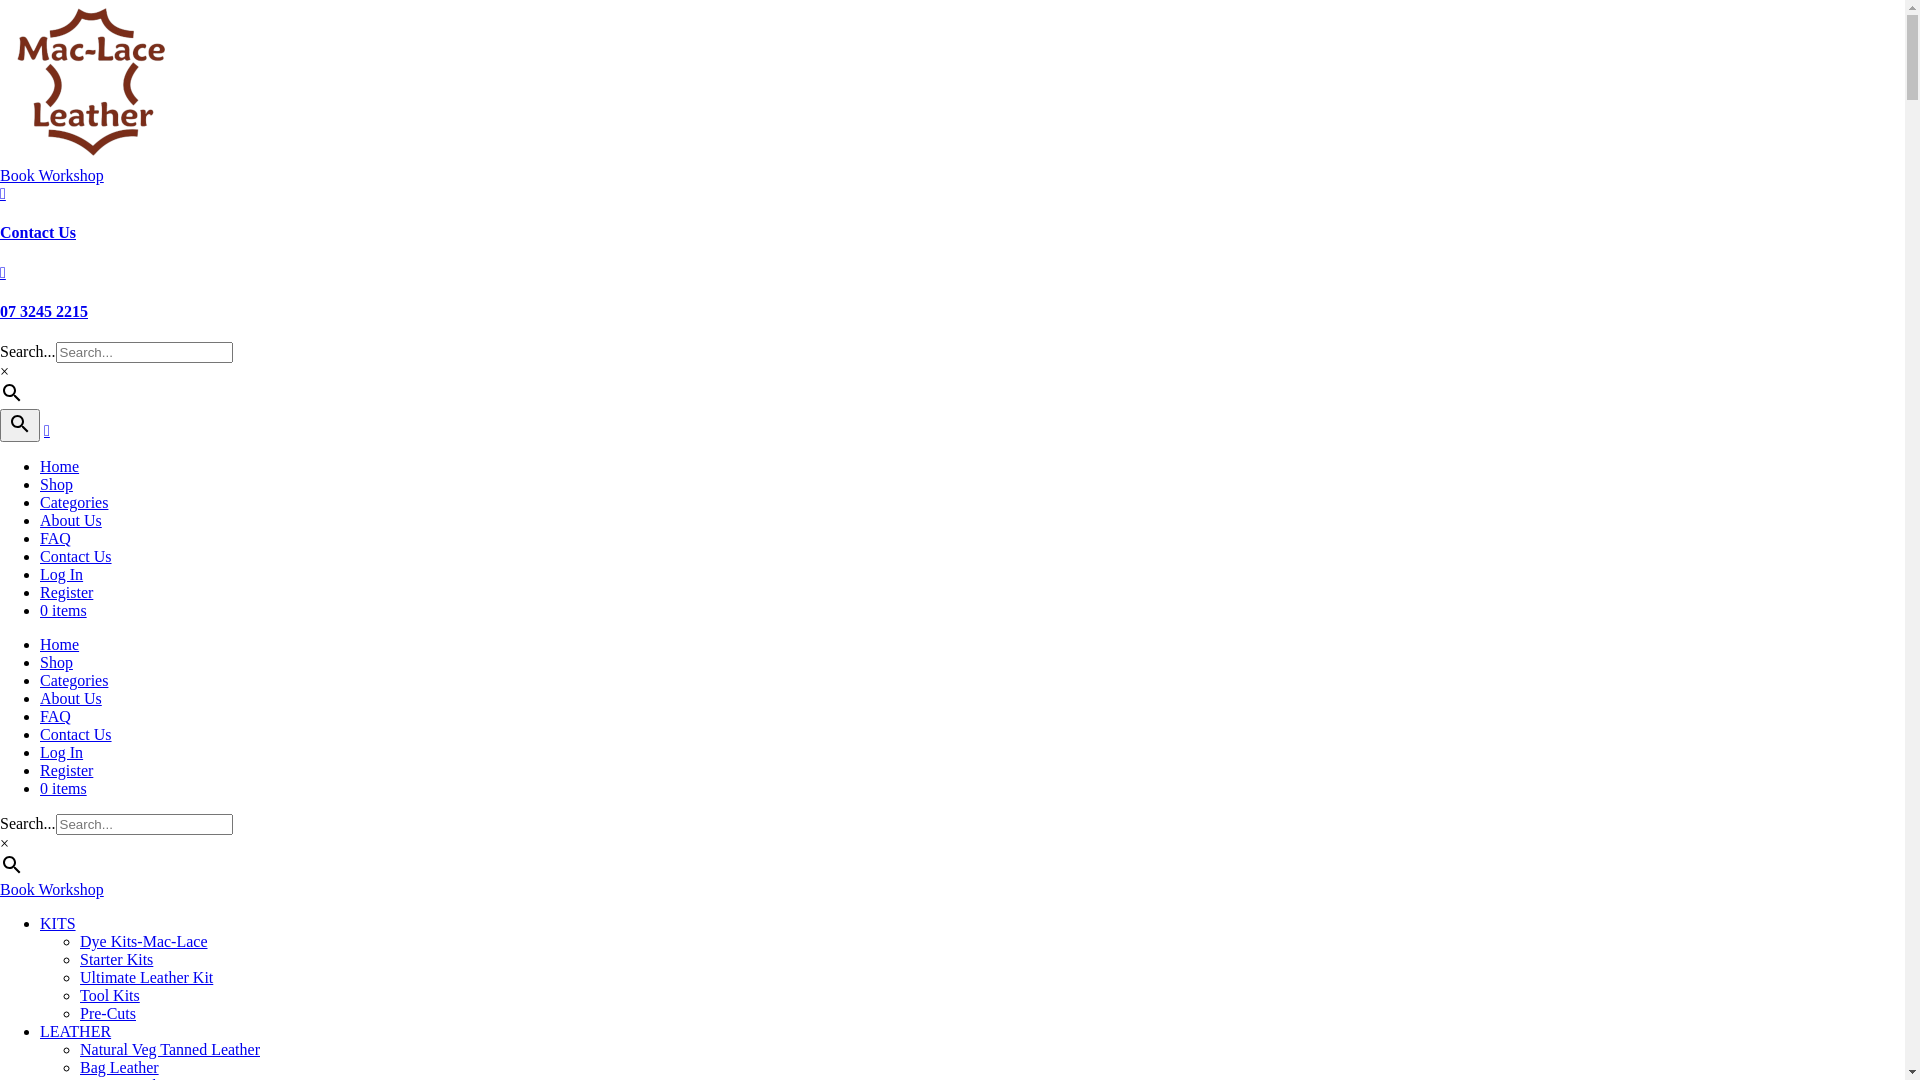 The image size is (1920, 1080). Describe the element at coordinates (66, 591) in the screenshot. I see `'Register'` at that location.